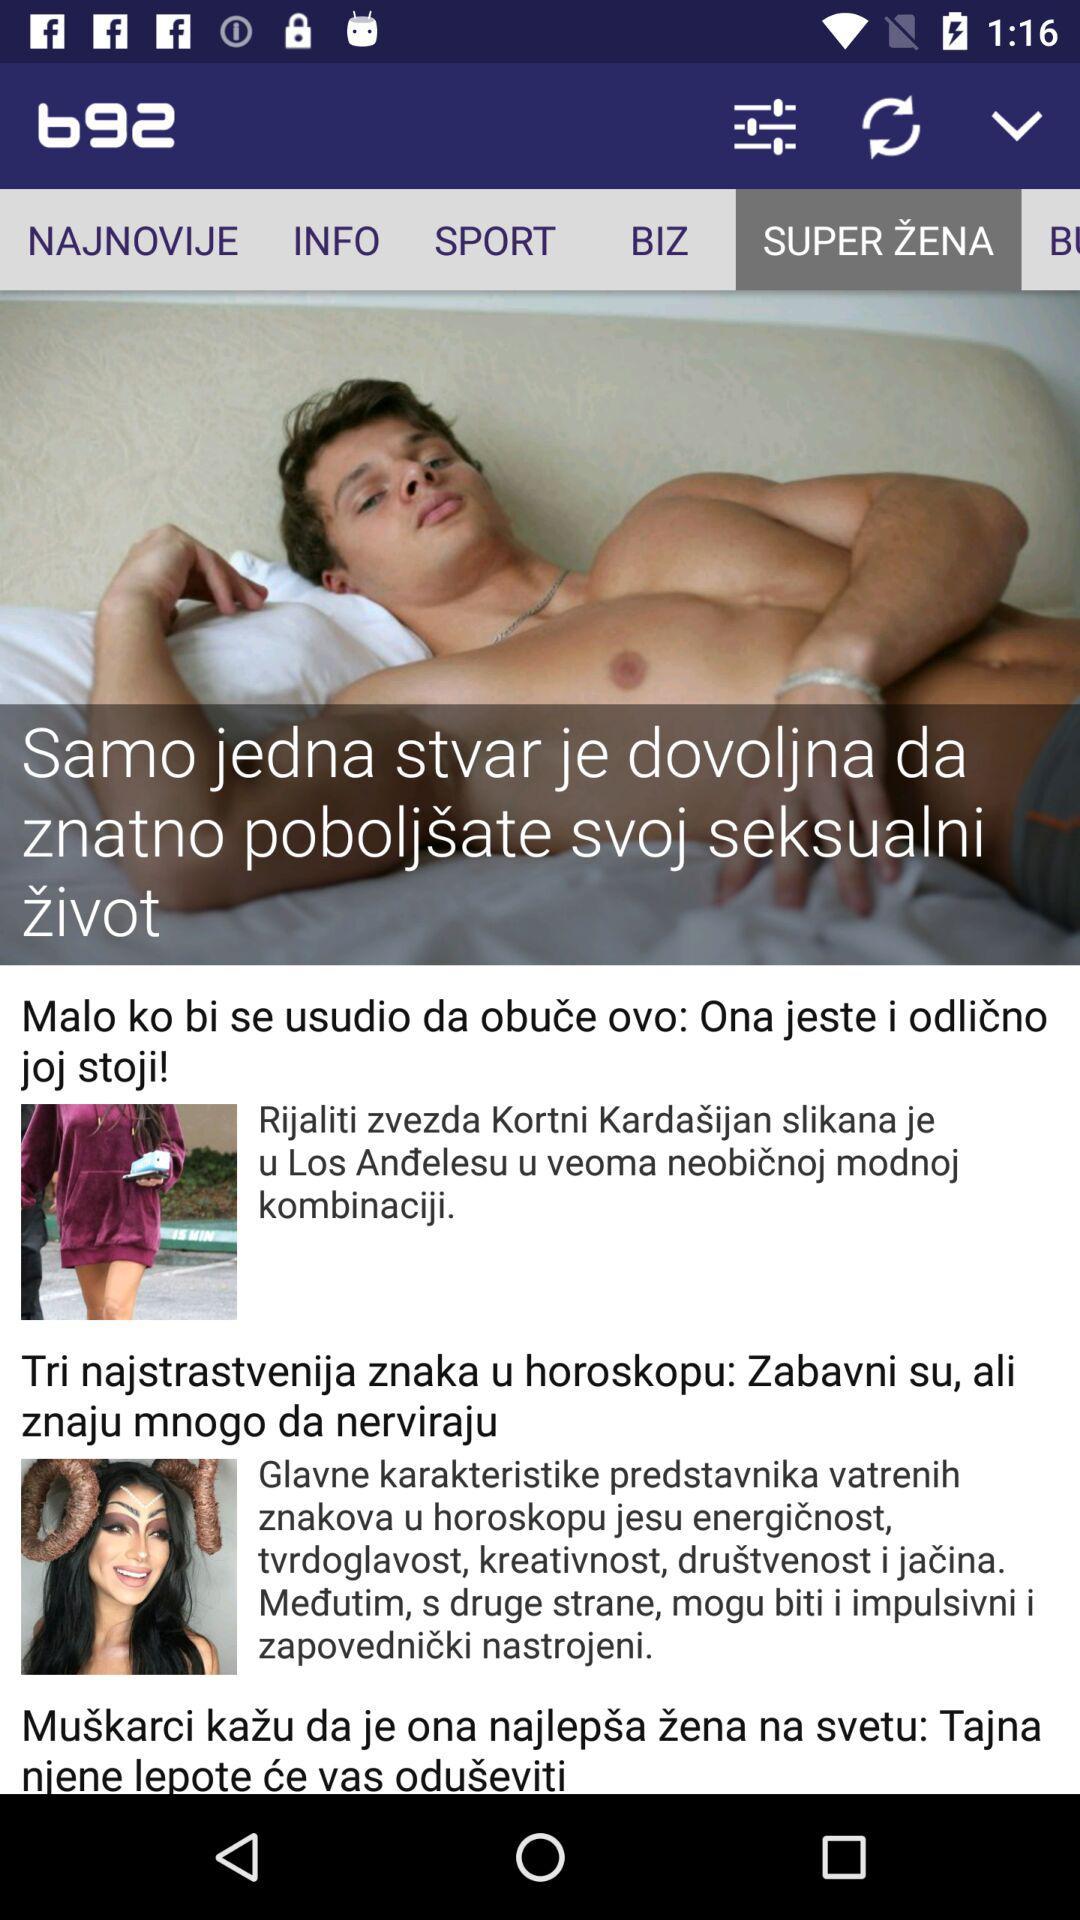 This screenshot has width=1080, height=1920. What do you see at coordinates (658, 1161) in the screenshot?
I see `the app below the malo ko bi item` at bounding box center [658, 1161].